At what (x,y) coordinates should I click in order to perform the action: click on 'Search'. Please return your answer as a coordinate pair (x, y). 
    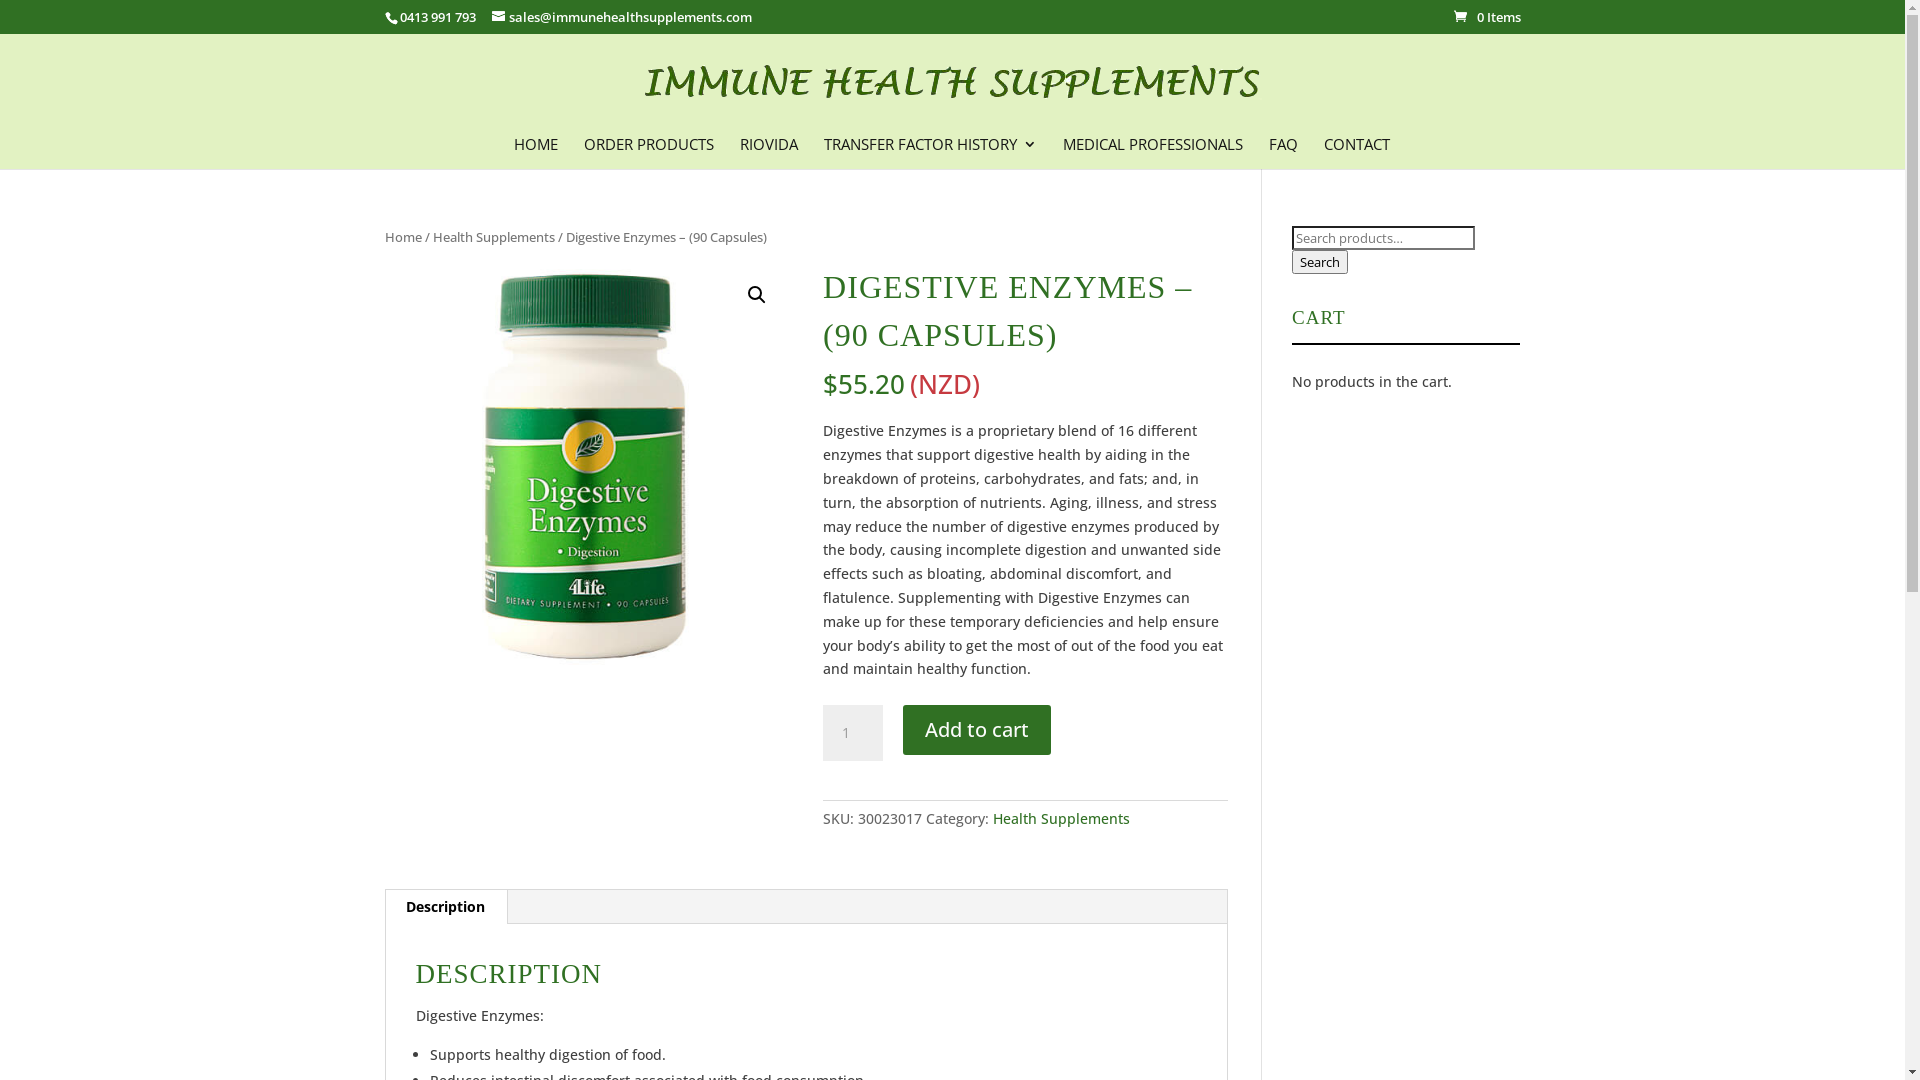
    Looking at the image, I should click on (1320, 261).